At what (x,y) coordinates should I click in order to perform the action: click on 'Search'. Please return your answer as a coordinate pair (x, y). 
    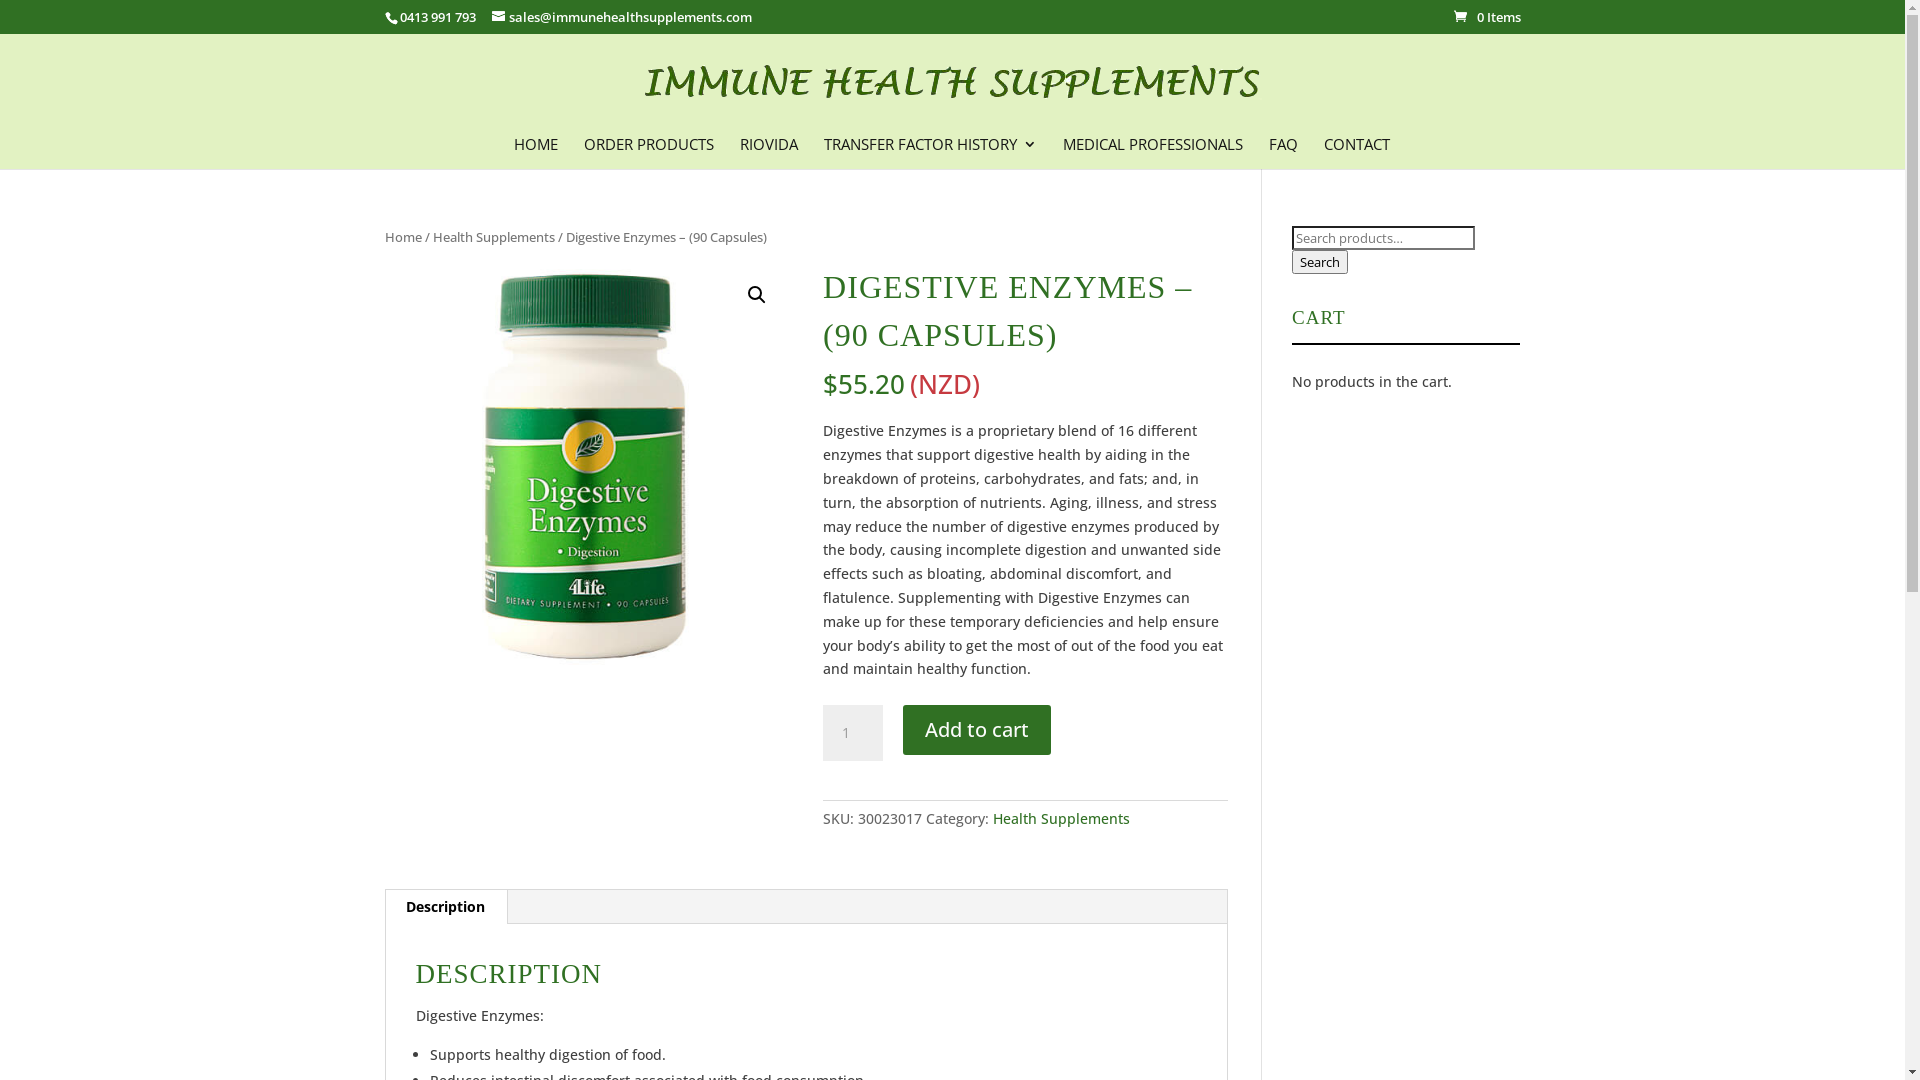
    Looking at the image, I should click on (1320, 261).